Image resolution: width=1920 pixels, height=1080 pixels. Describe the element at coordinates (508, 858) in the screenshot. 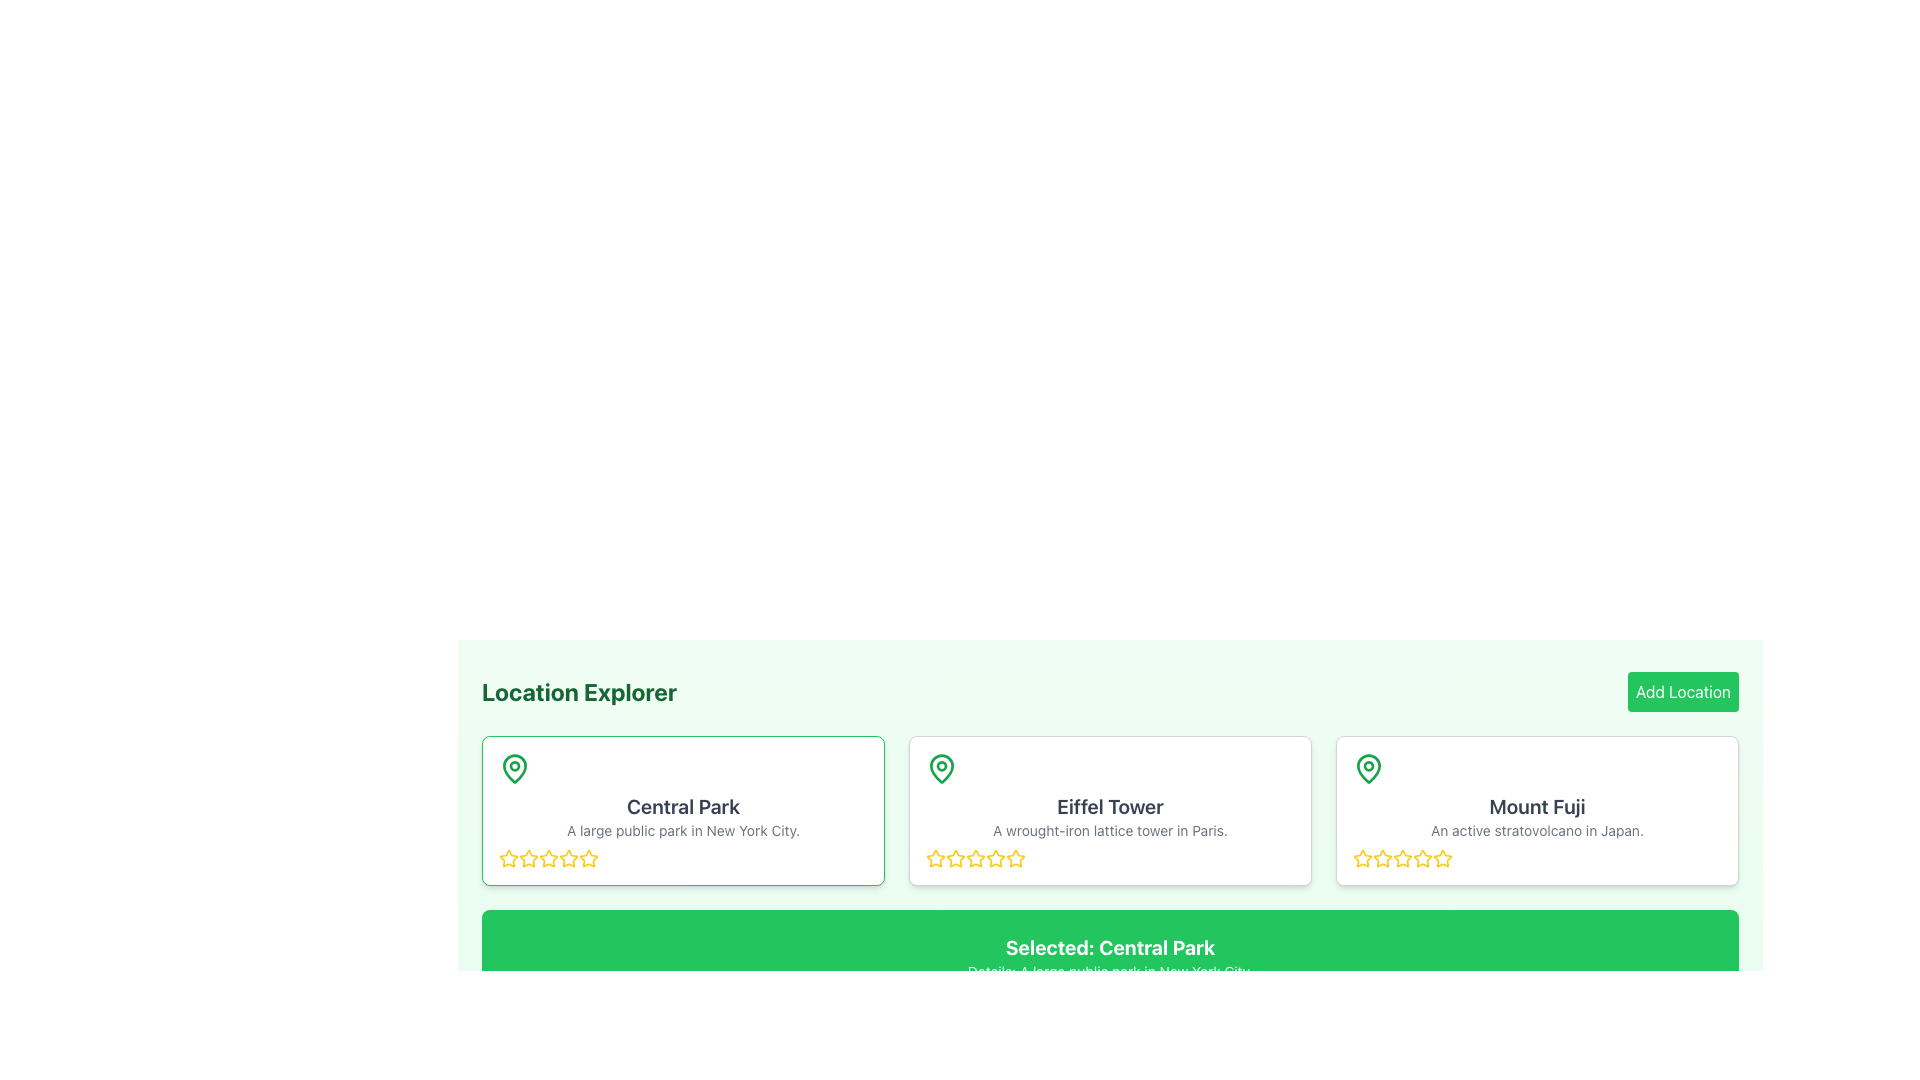

I see `the first star icon in the rating system located under the 'Central Park' card's description in the 'Location Explorer' section` at that location.